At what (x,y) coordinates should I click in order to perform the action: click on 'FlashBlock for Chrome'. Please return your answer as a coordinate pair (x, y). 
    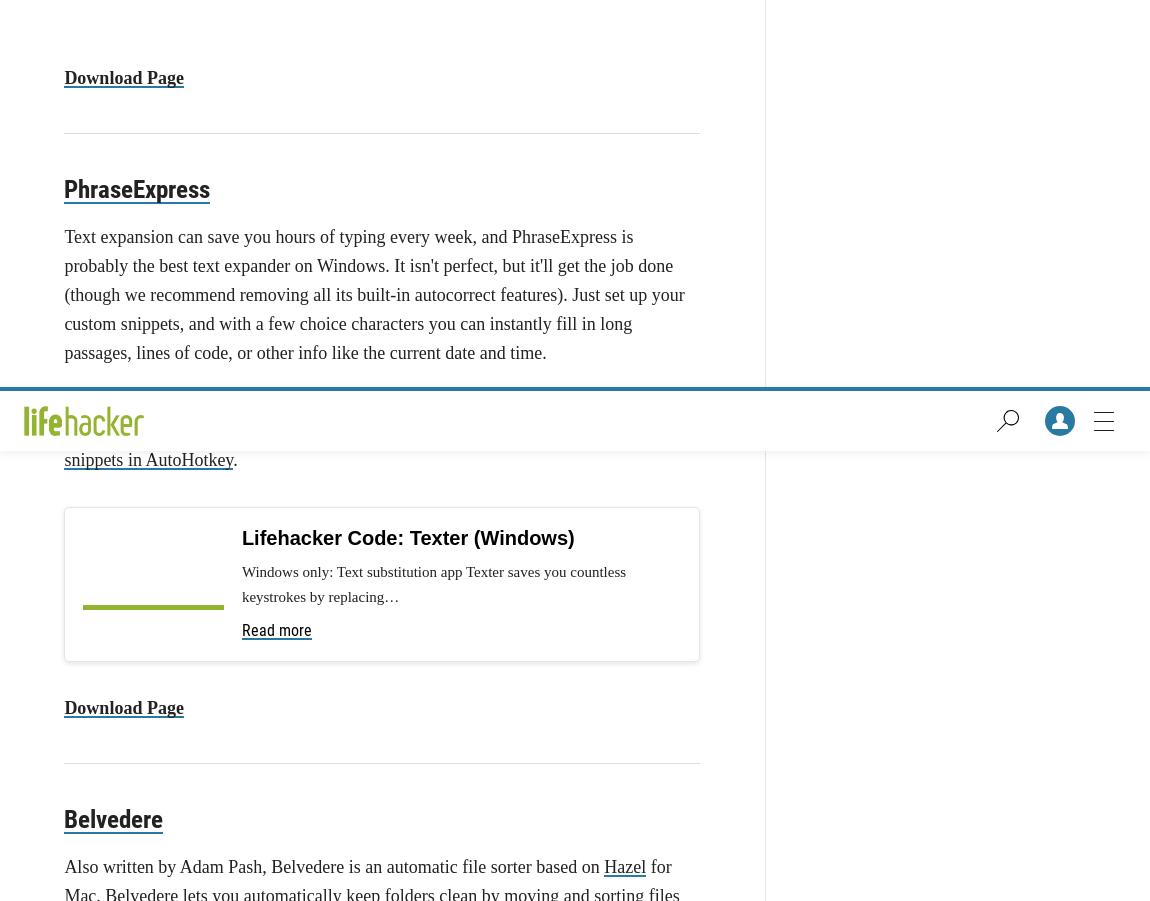
    Looking at the image, I should click on (582, 239).